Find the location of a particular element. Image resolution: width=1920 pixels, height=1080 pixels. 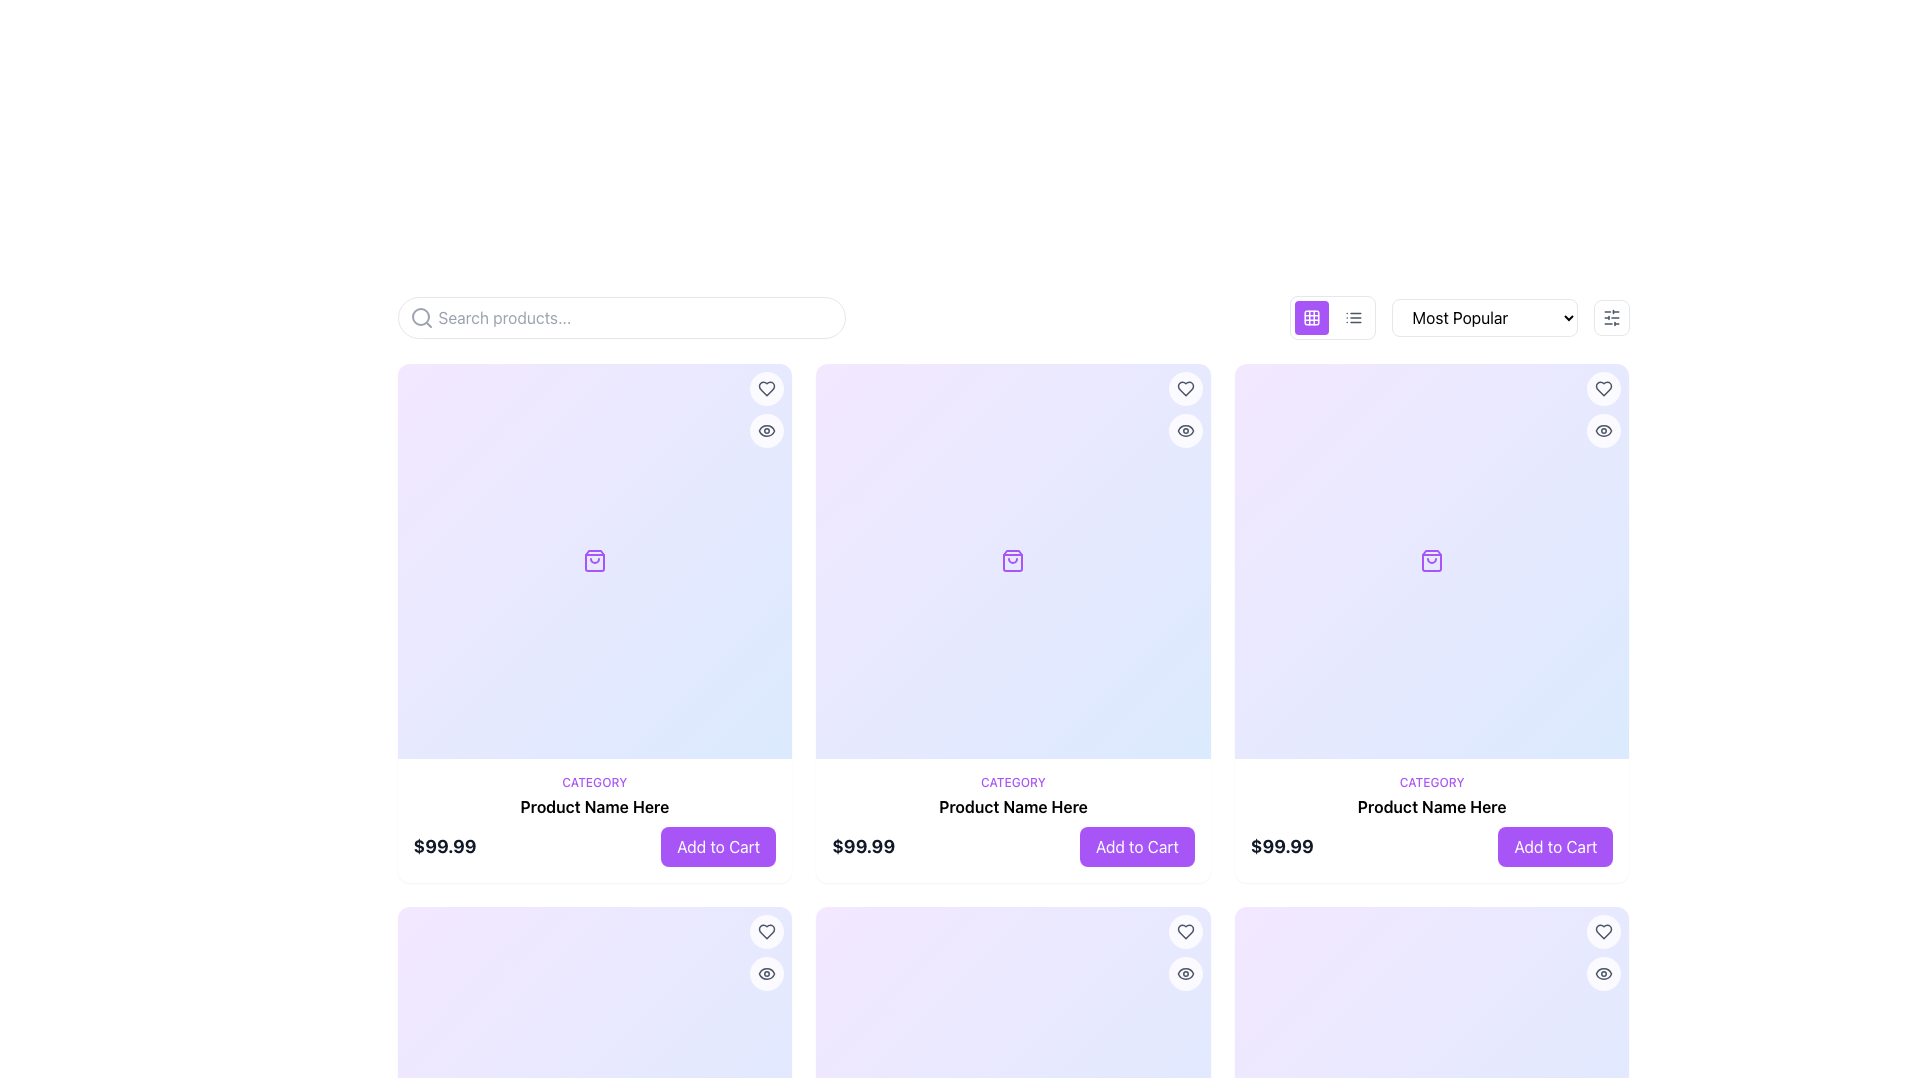

the heart-shaped icon button located at the top-right of the product card is located at coordinates (766, 389).